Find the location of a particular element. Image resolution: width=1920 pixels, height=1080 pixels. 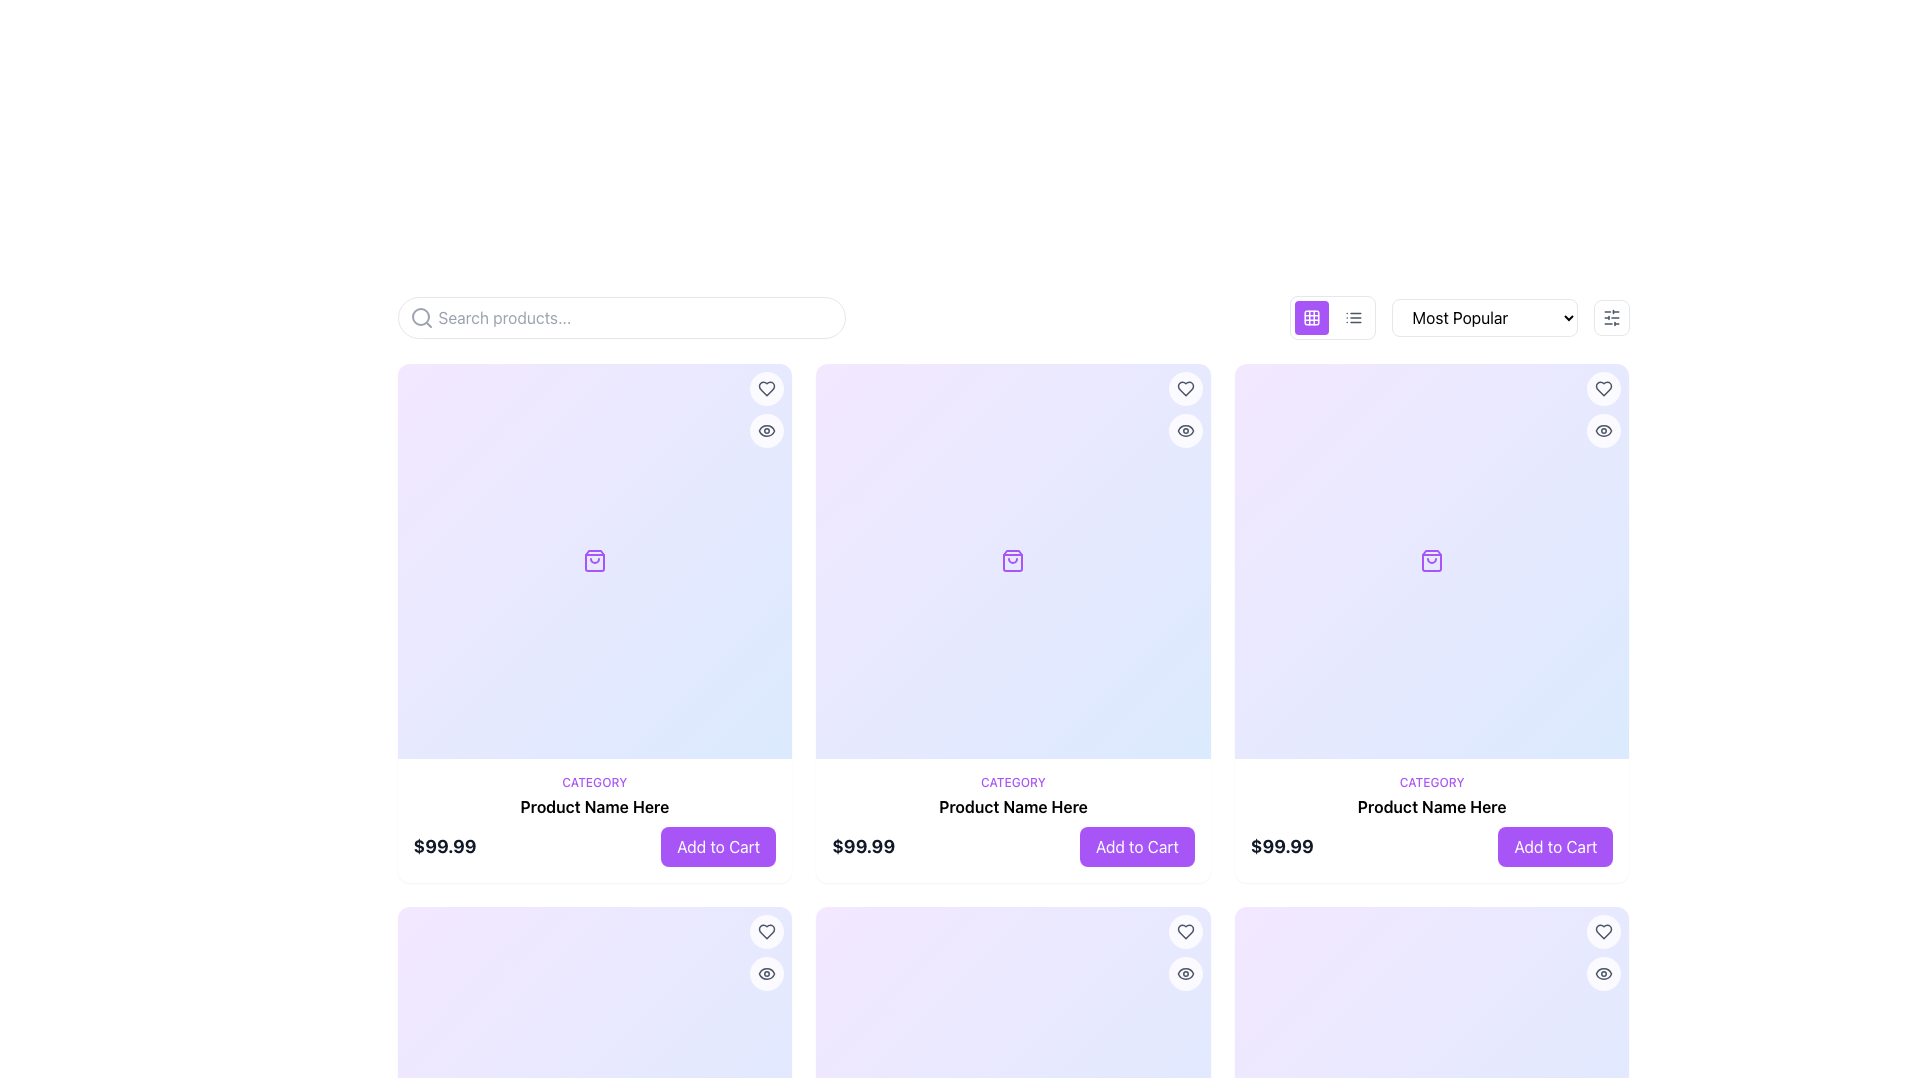

the heart-shaped icon button located at the top-right of the product card is located at coordinates (766, 389).